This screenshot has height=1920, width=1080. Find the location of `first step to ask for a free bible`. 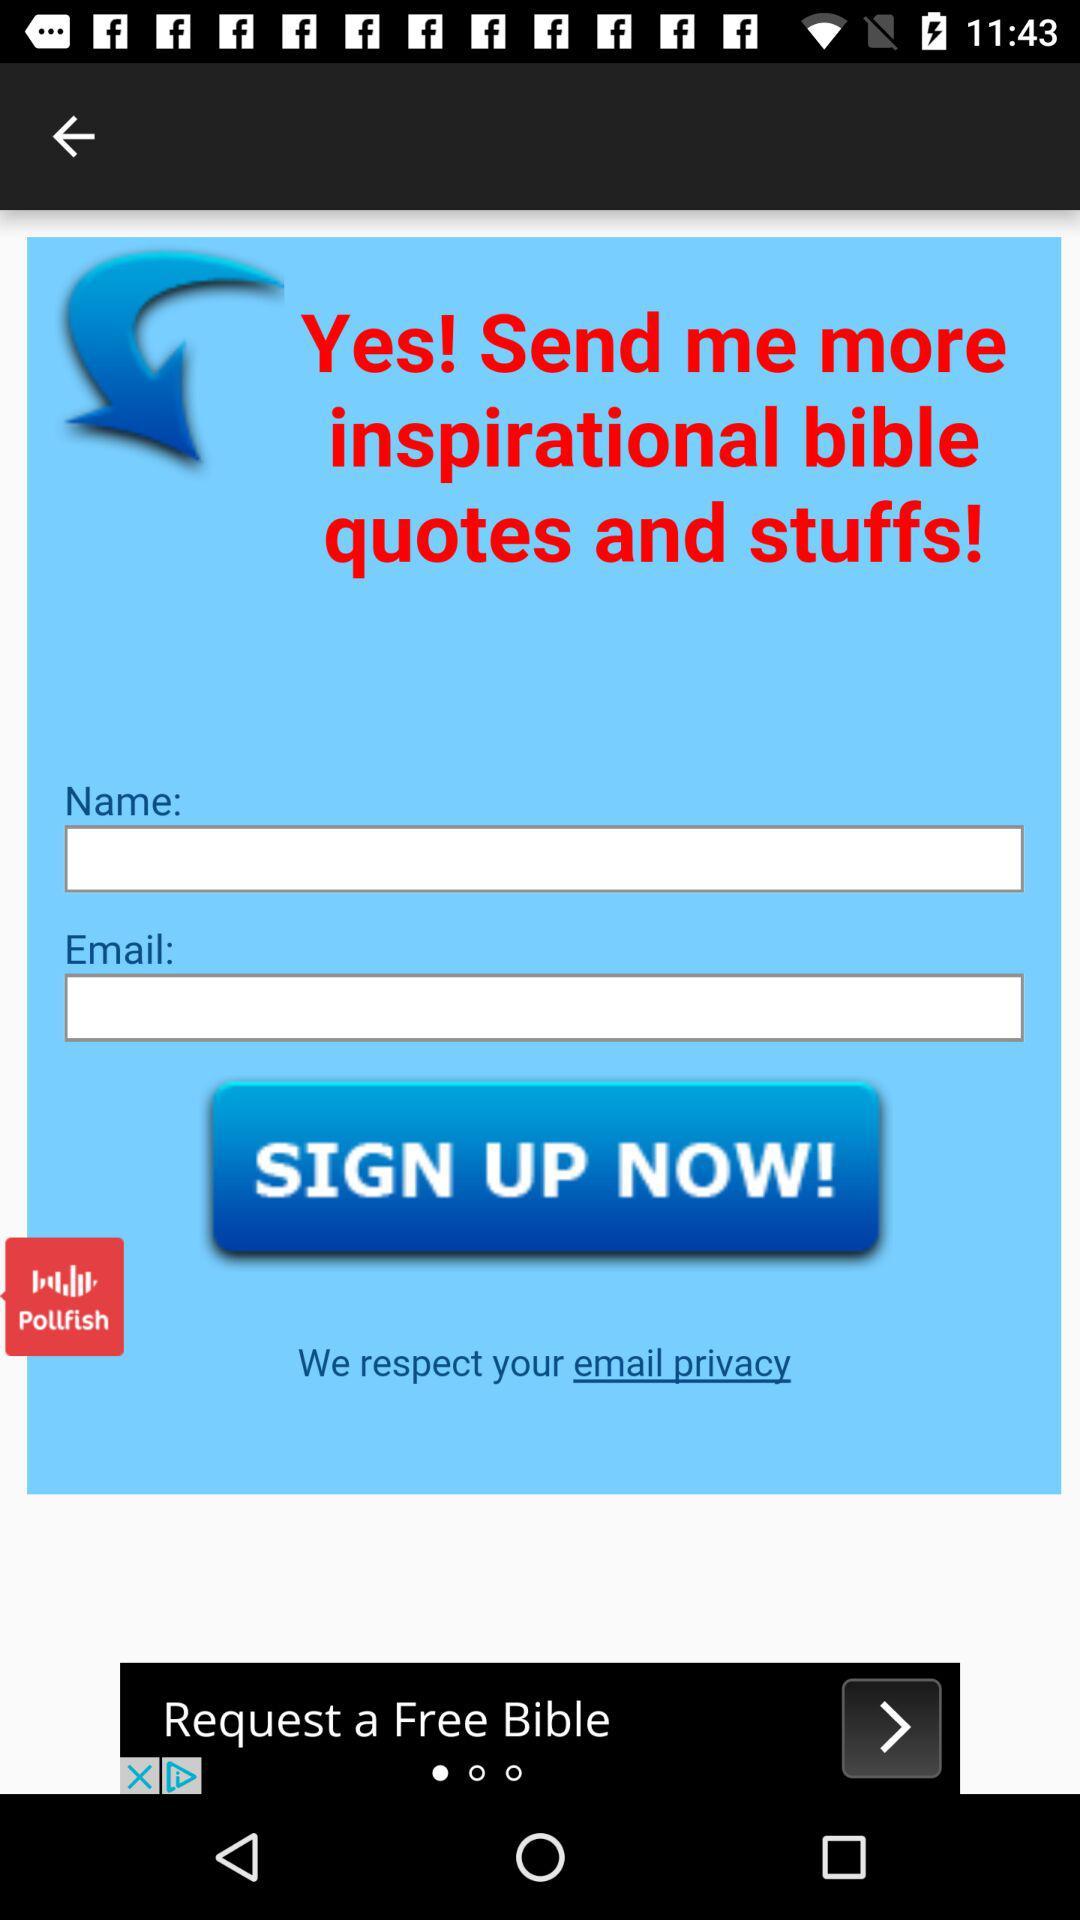

first step to ask for a free bible is located at coordinates (540, 1727).